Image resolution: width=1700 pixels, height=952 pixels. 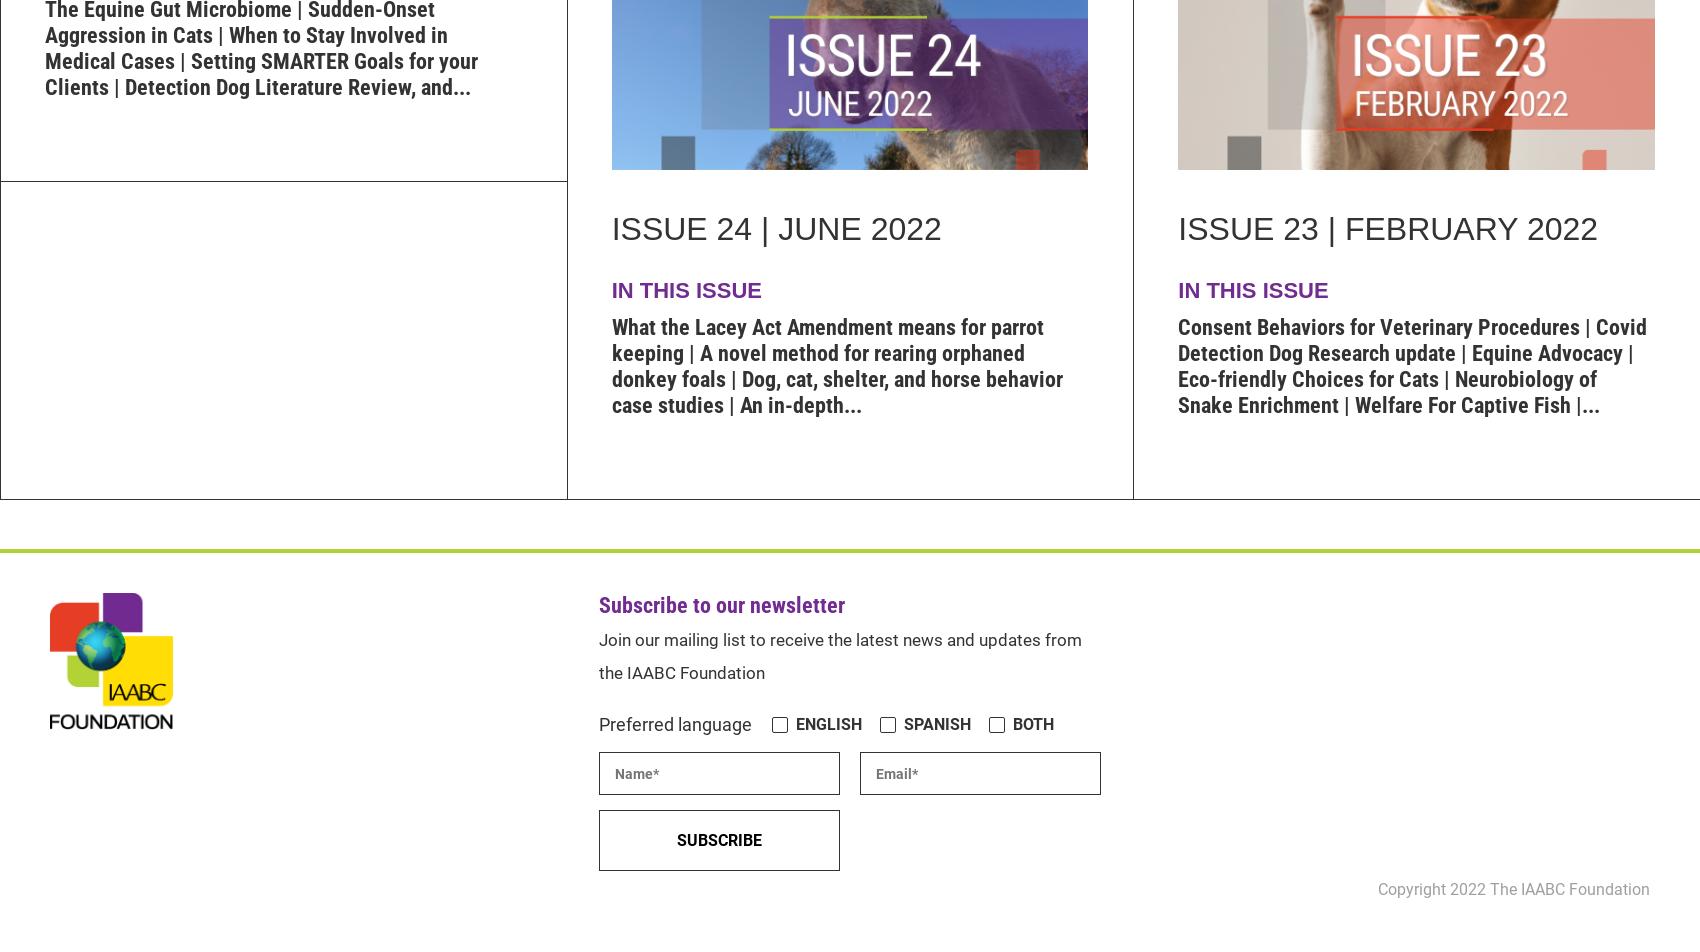 I want to click on 'English', so click(x=827, y=724).